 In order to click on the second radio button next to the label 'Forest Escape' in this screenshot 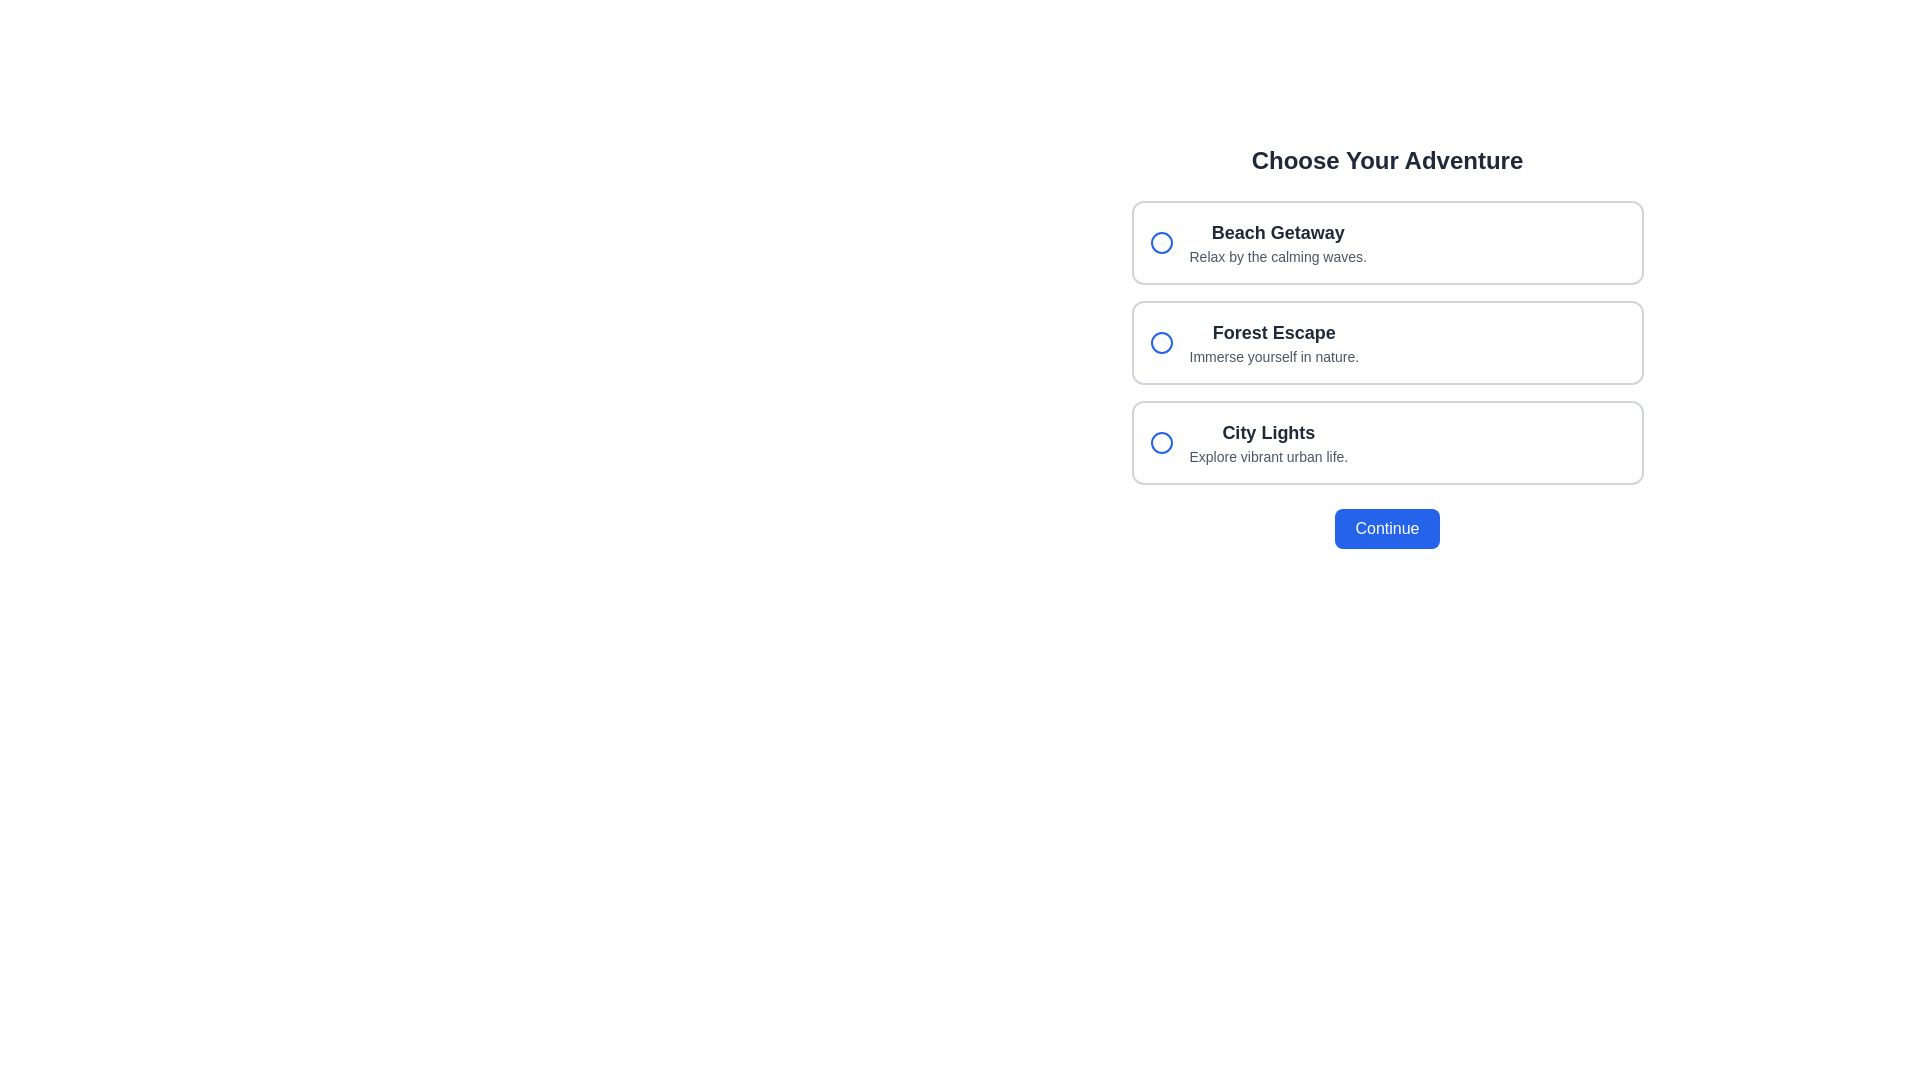, I will do `click(1161, 342)`.